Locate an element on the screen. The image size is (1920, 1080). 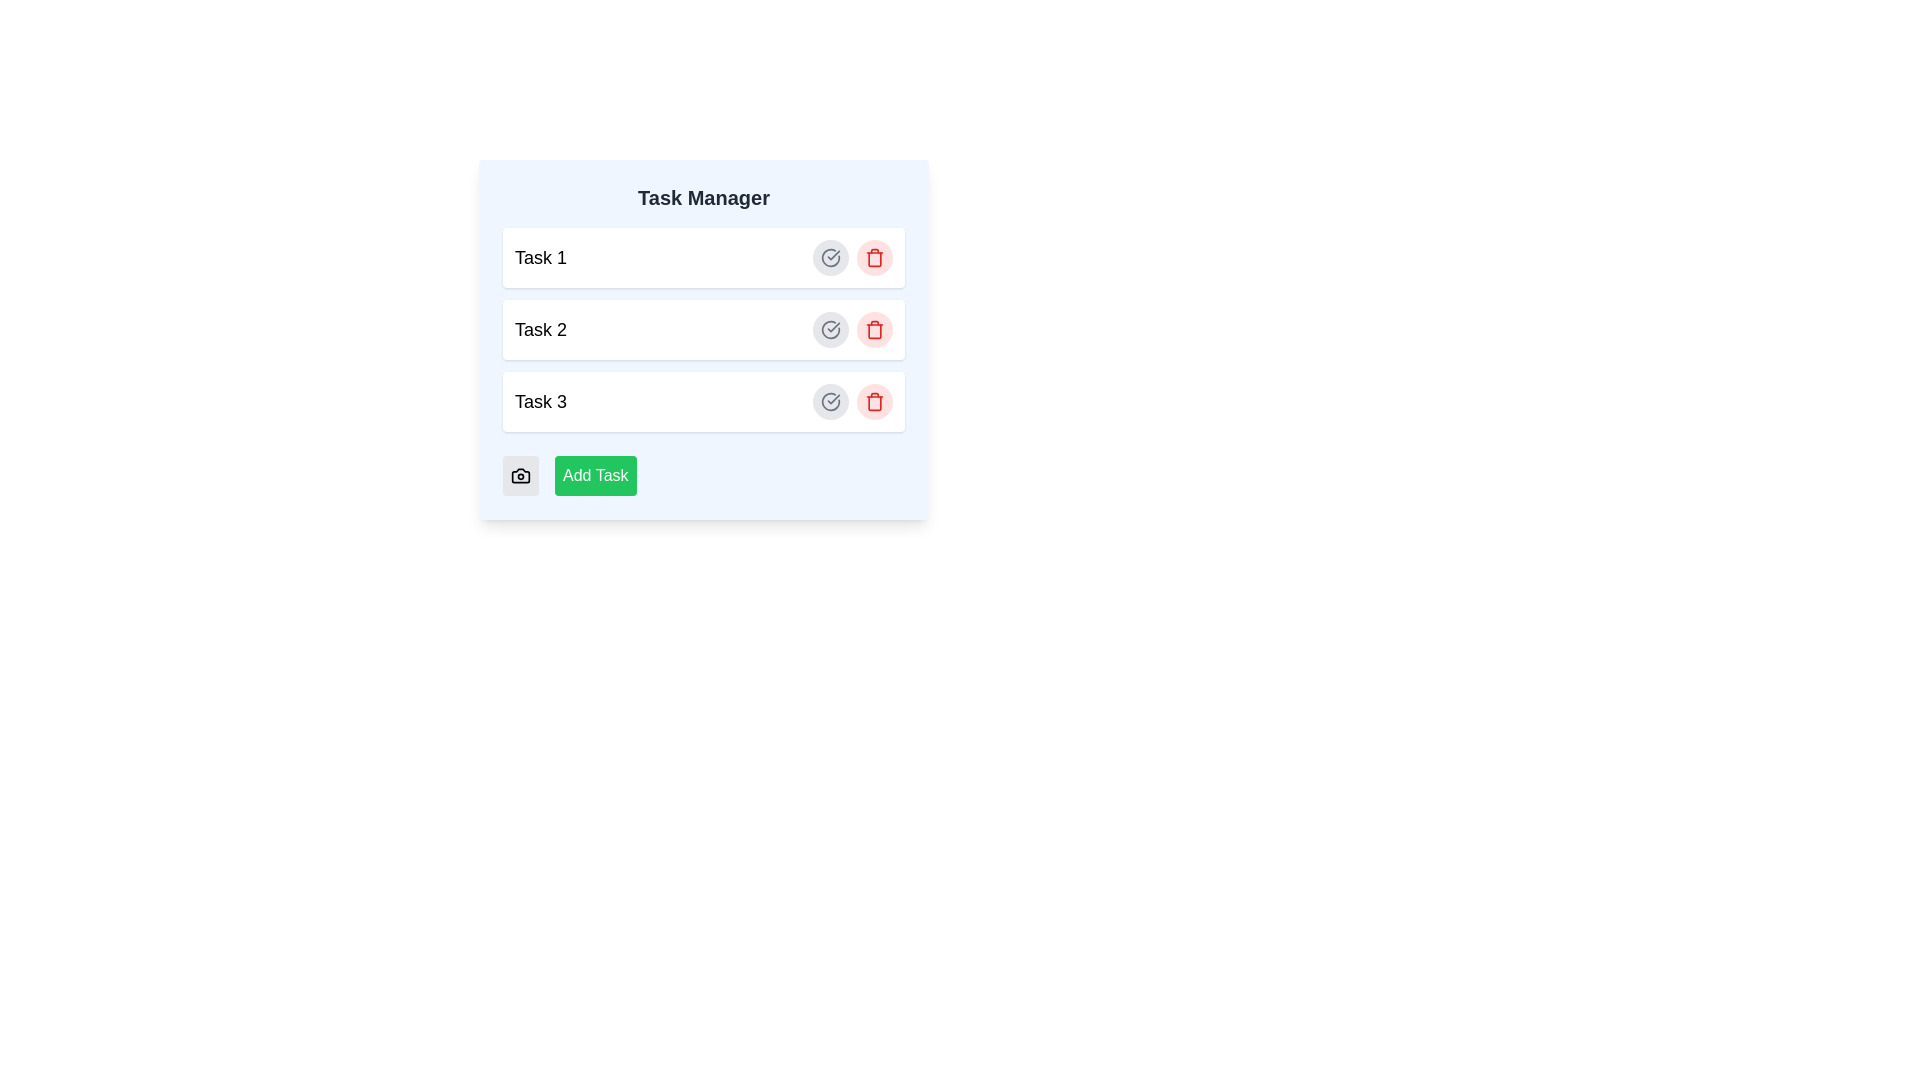
the circular mark of the check-in-circle icon in the third task entry row to read the associated tooltip if it exists is located at coordinates (830, 401).